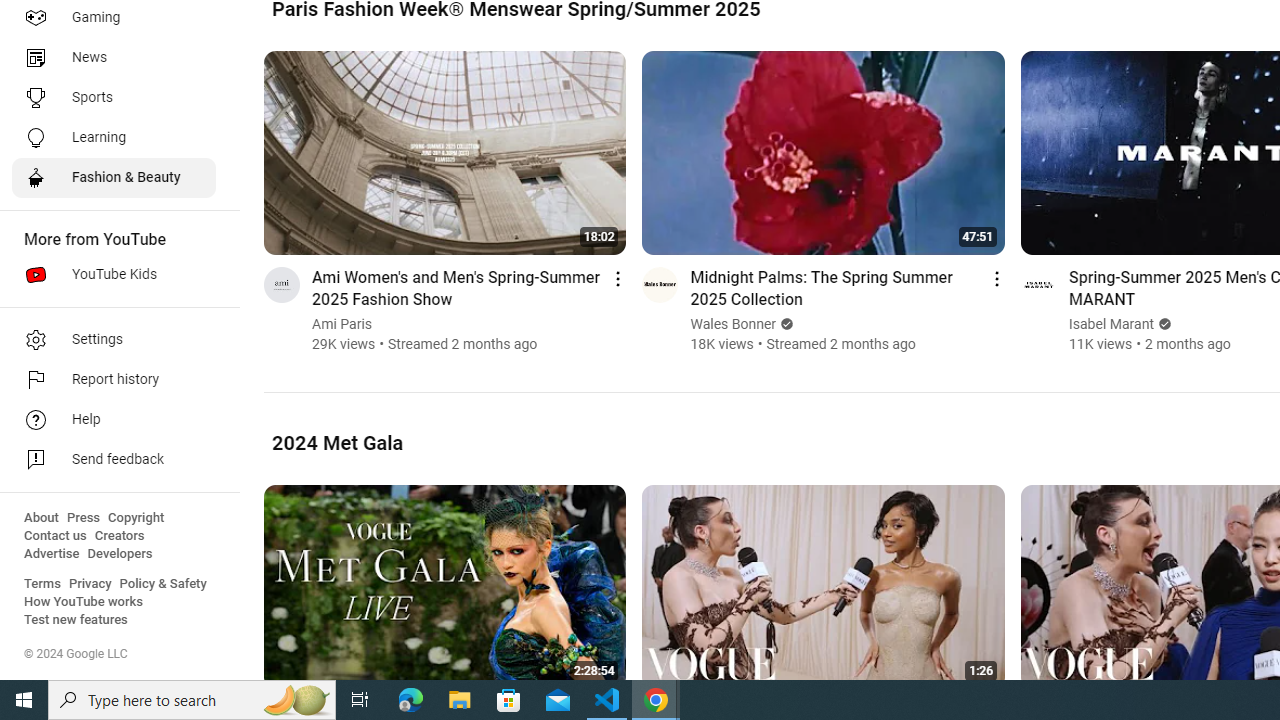  Describe the element at coordinates (112, 56) in the screenshot. I see `'News'` at that location.